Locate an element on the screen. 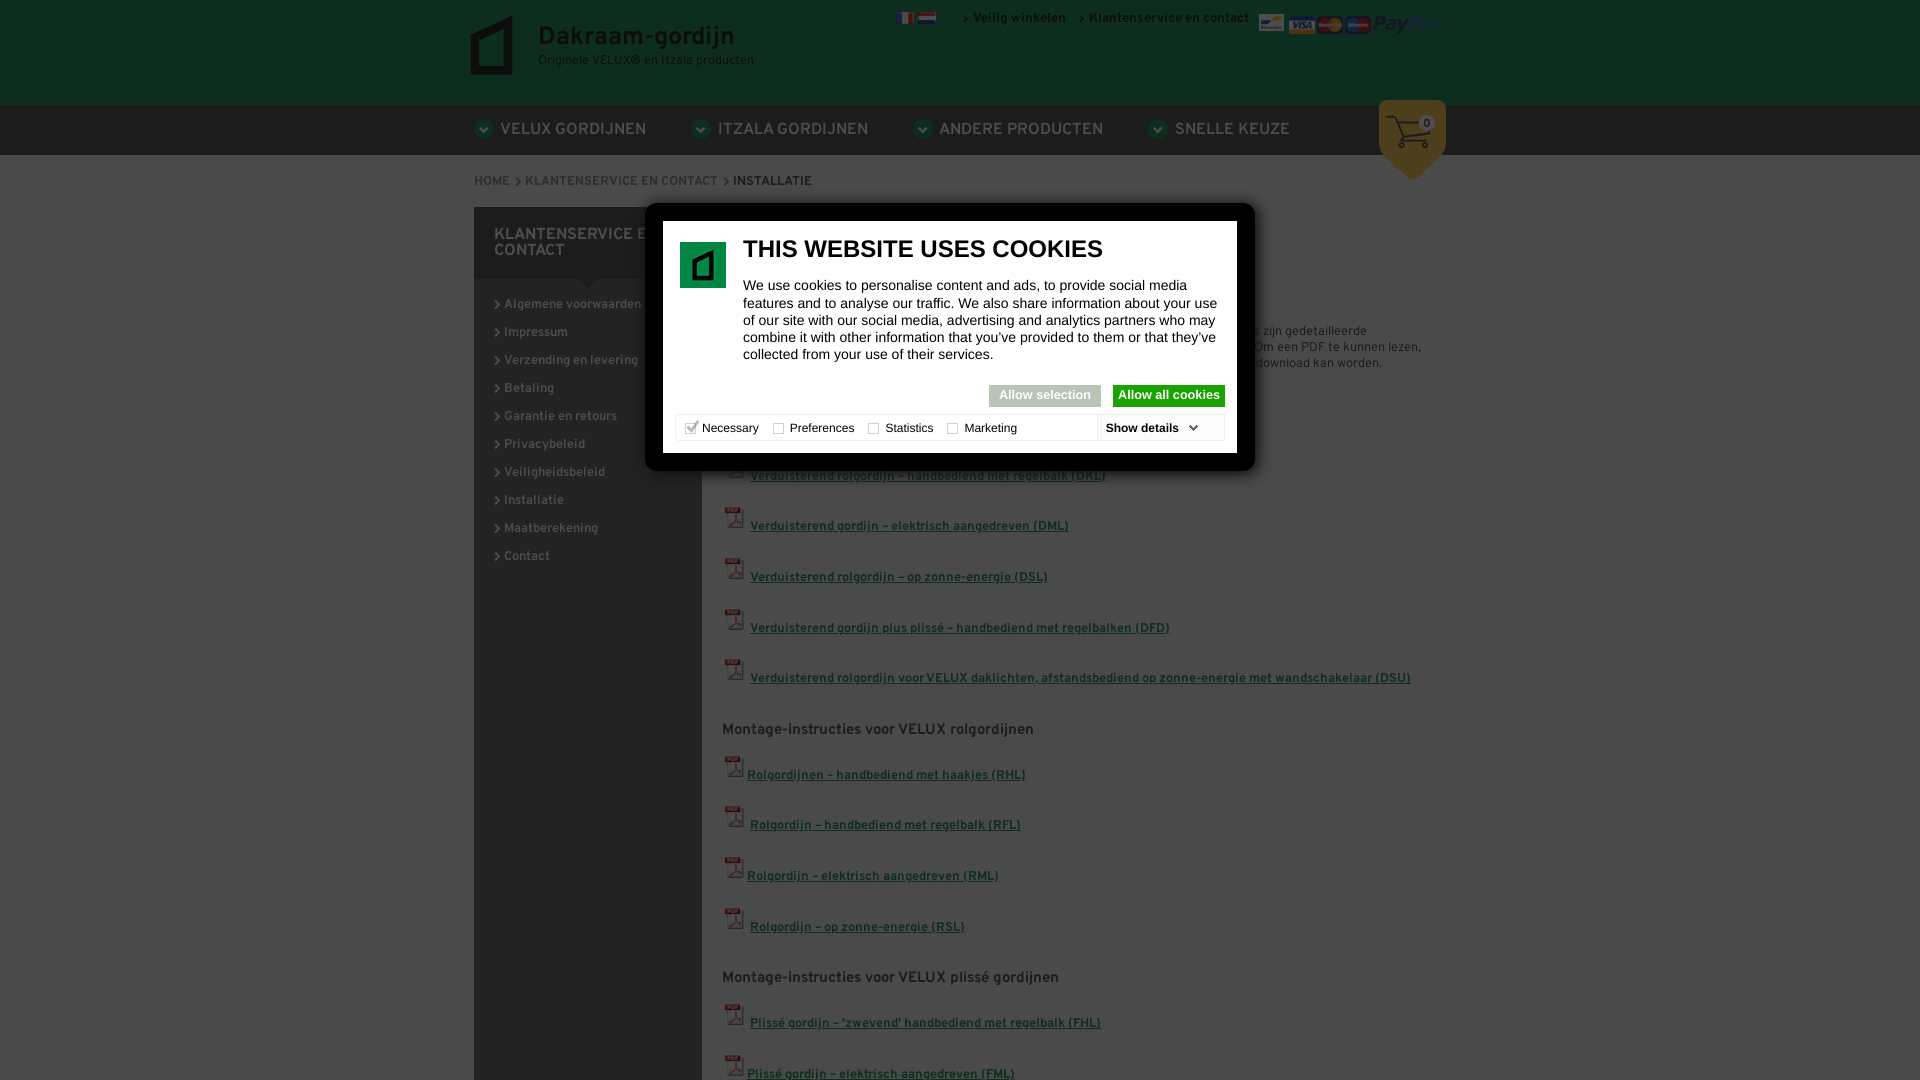  'KLANTENSERVICE EN CONTACT' is located at coordinates (626, 181).